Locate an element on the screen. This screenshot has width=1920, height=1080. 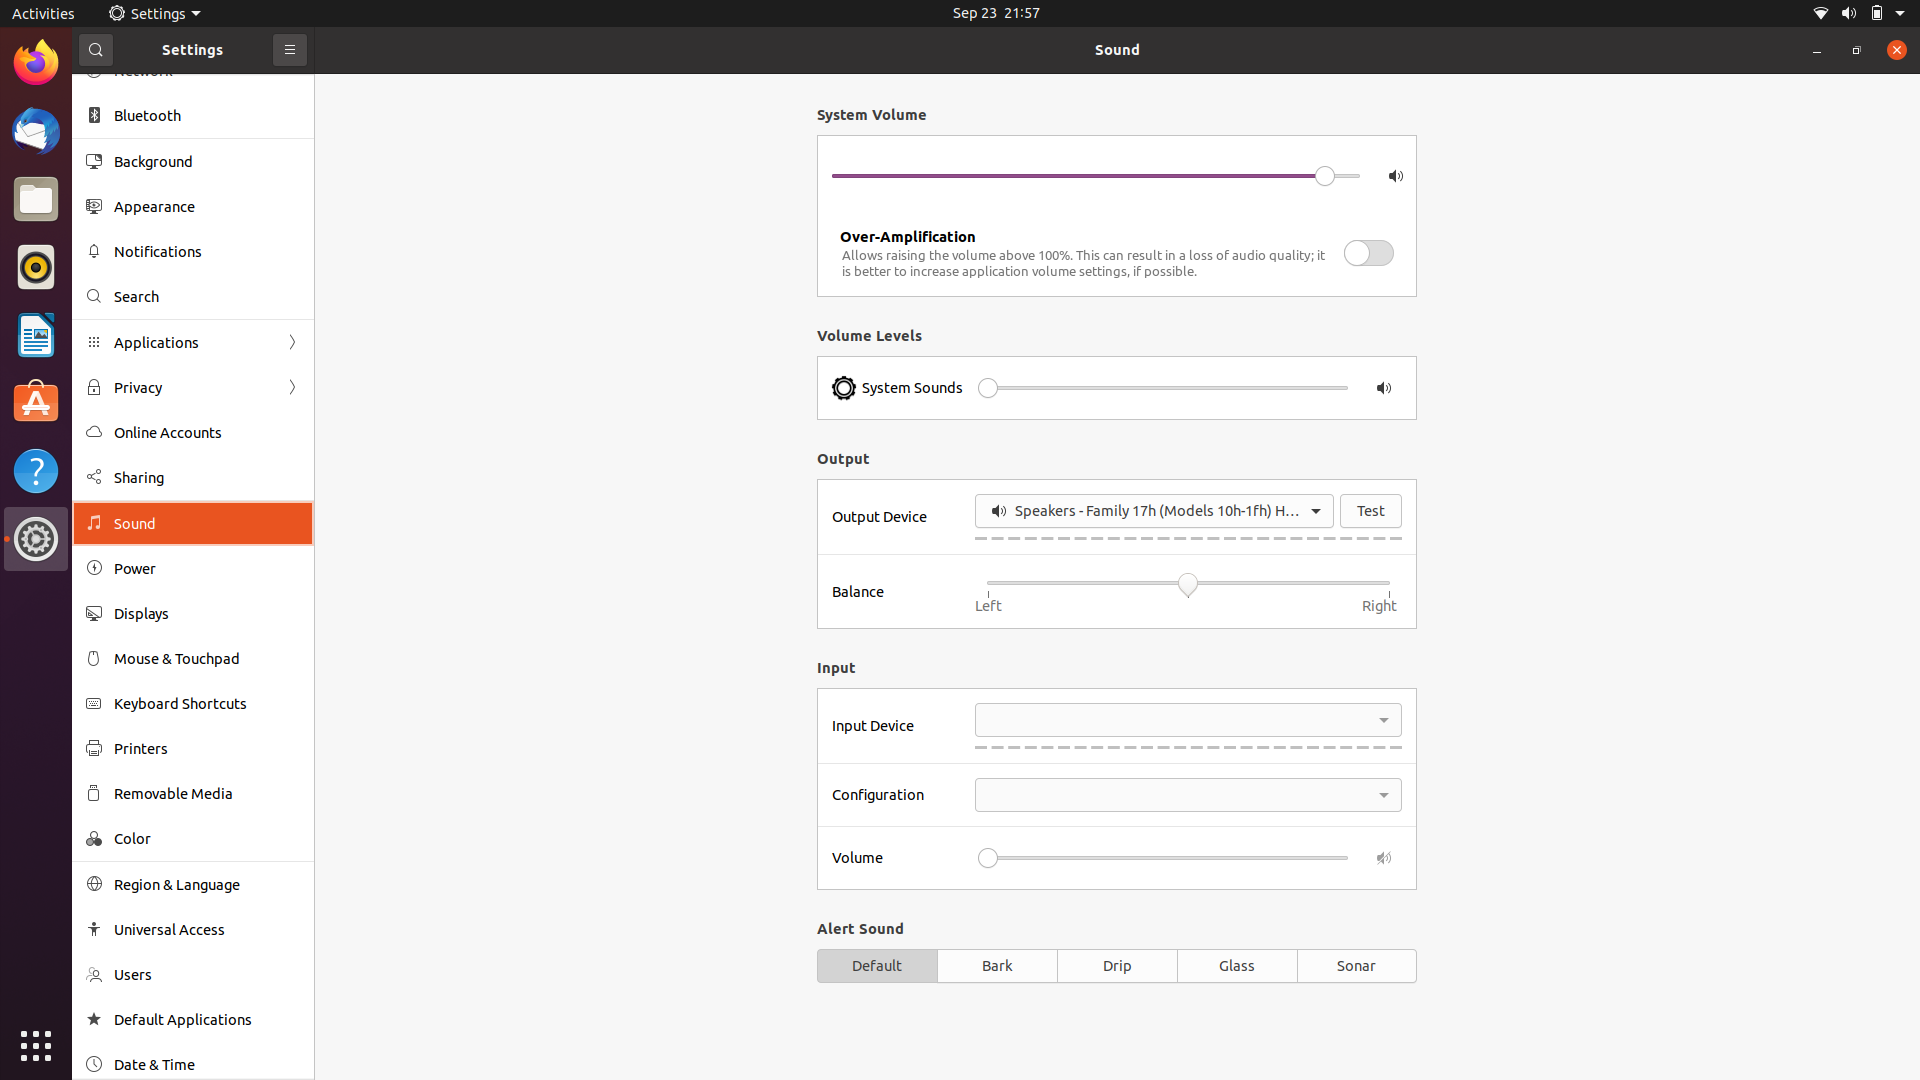
region and language preferences is located at coordinates (192, 883).